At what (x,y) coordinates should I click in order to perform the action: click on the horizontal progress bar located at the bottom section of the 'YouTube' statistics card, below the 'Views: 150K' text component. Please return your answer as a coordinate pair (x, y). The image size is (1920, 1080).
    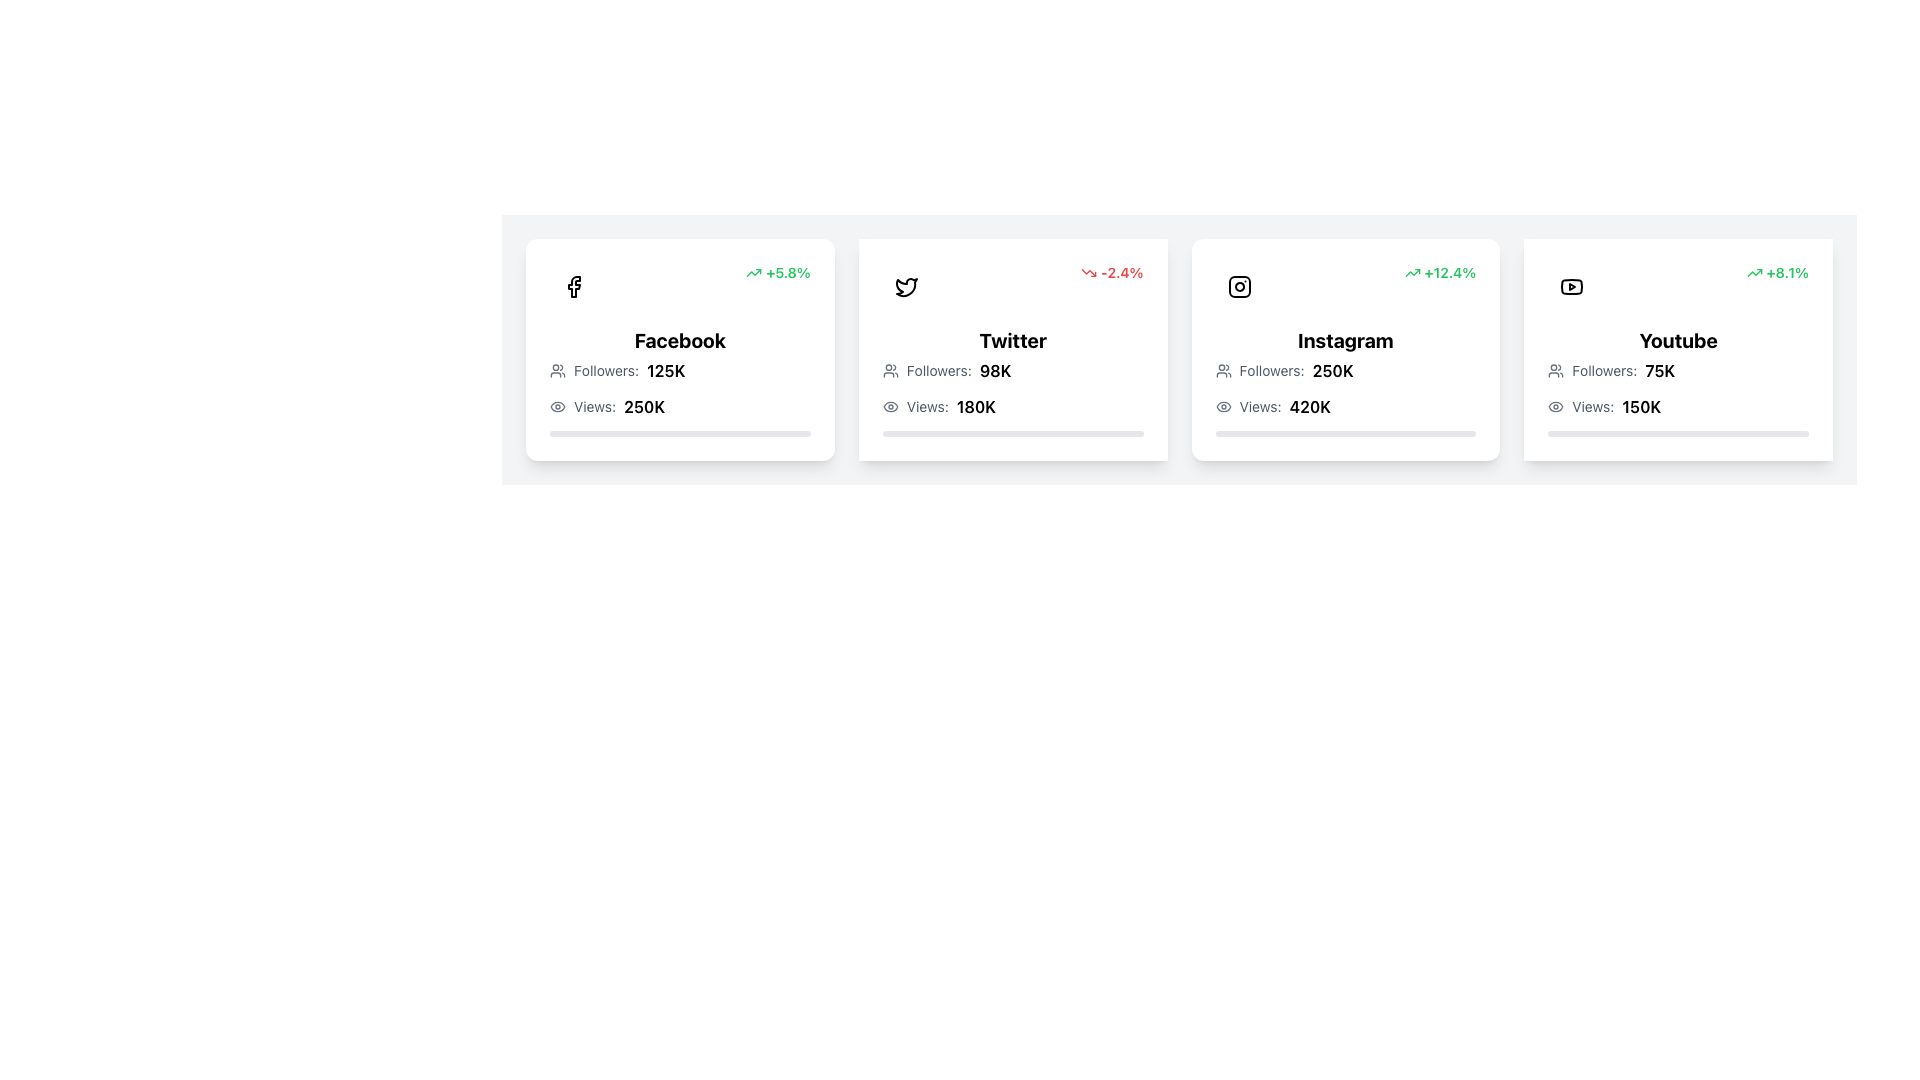
    Looking at the image, I should click on (1678, 433).